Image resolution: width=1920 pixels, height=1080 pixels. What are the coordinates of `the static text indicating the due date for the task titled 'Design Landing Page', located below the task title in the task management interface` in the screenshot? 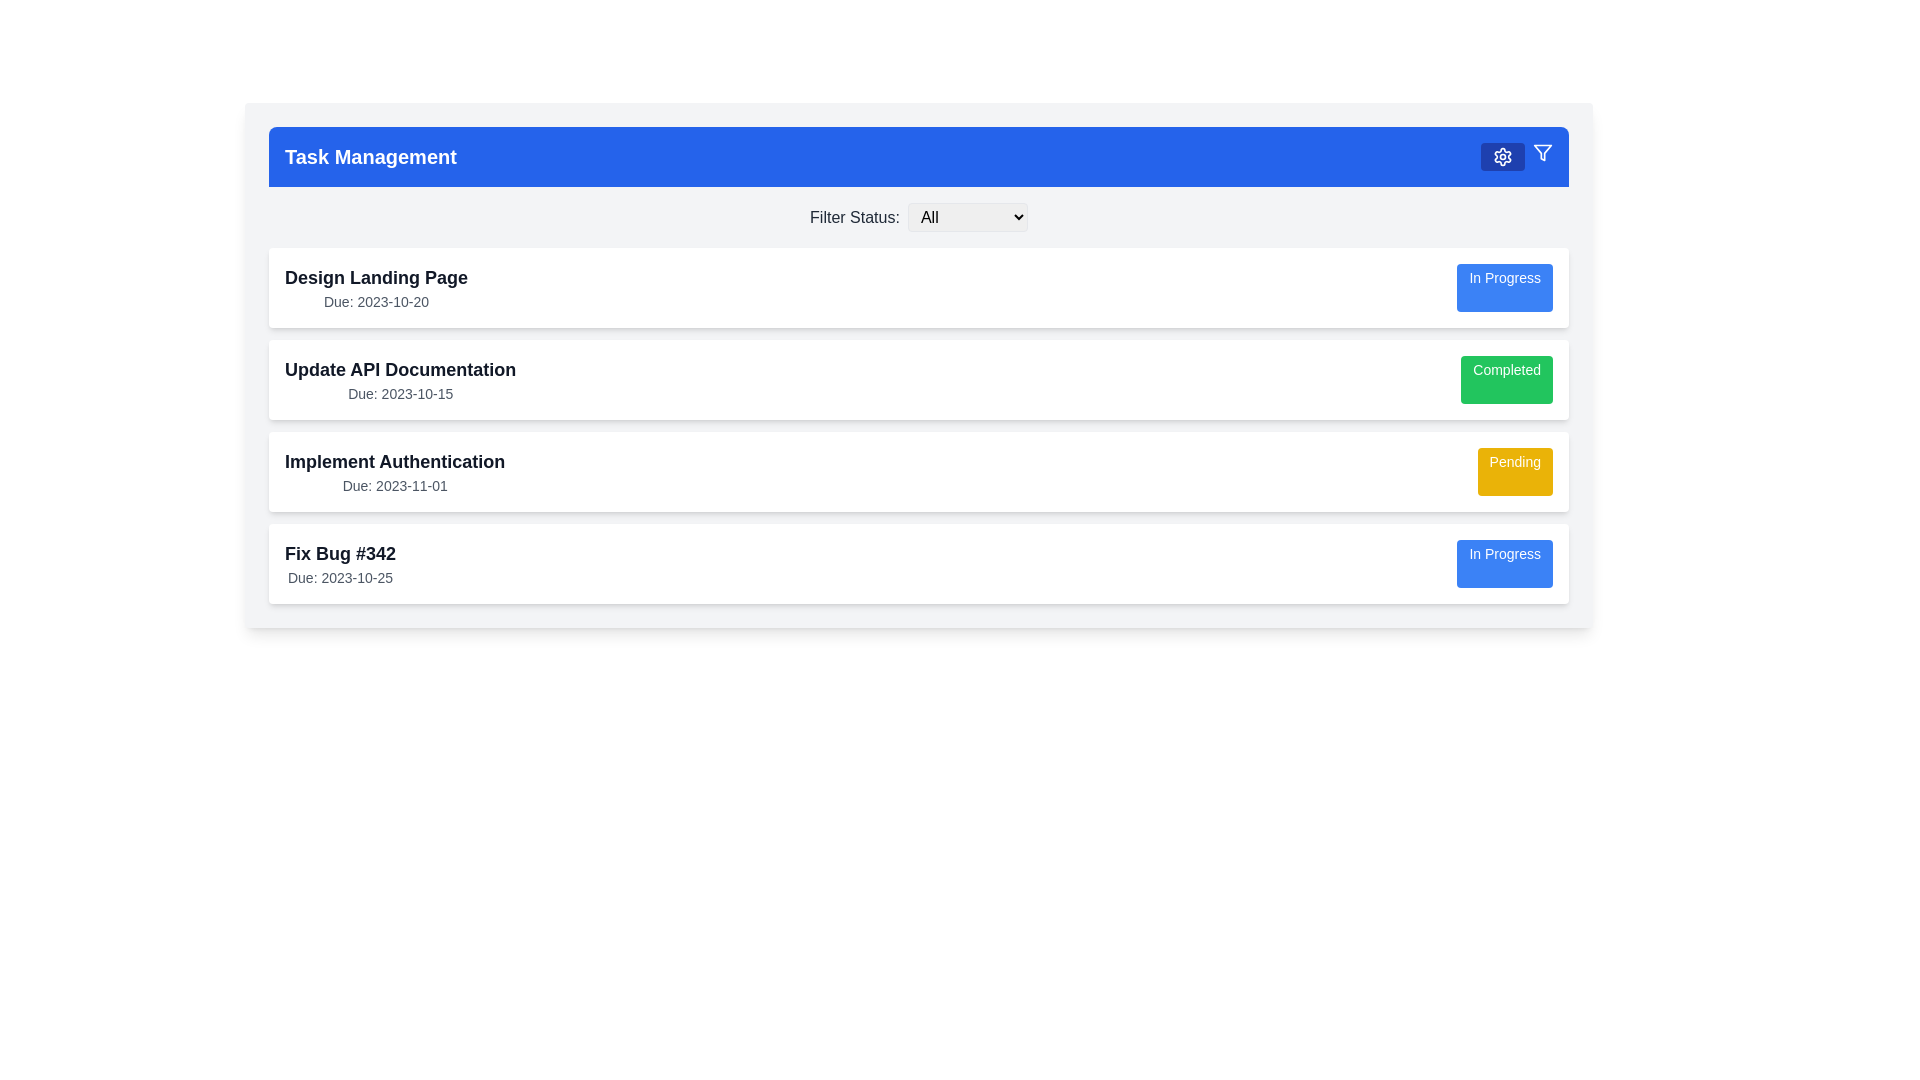 It's located at (376, 301).